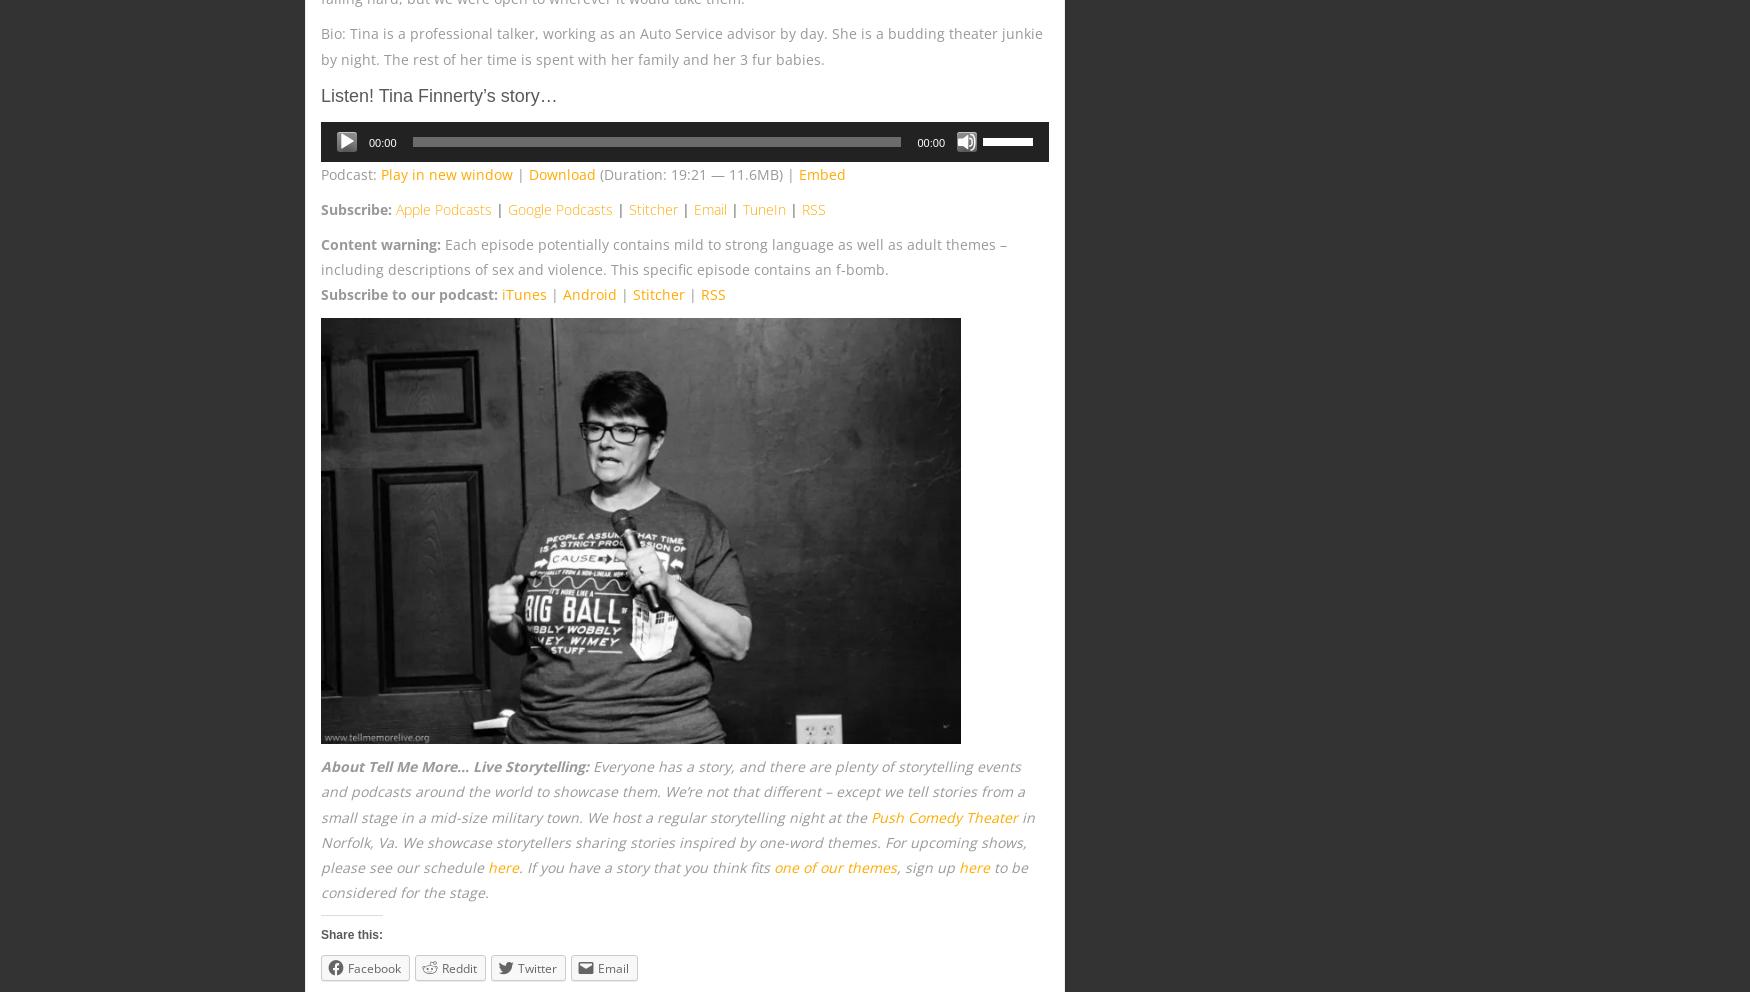  I want to click on 'Content warning:', so click(379, 243).